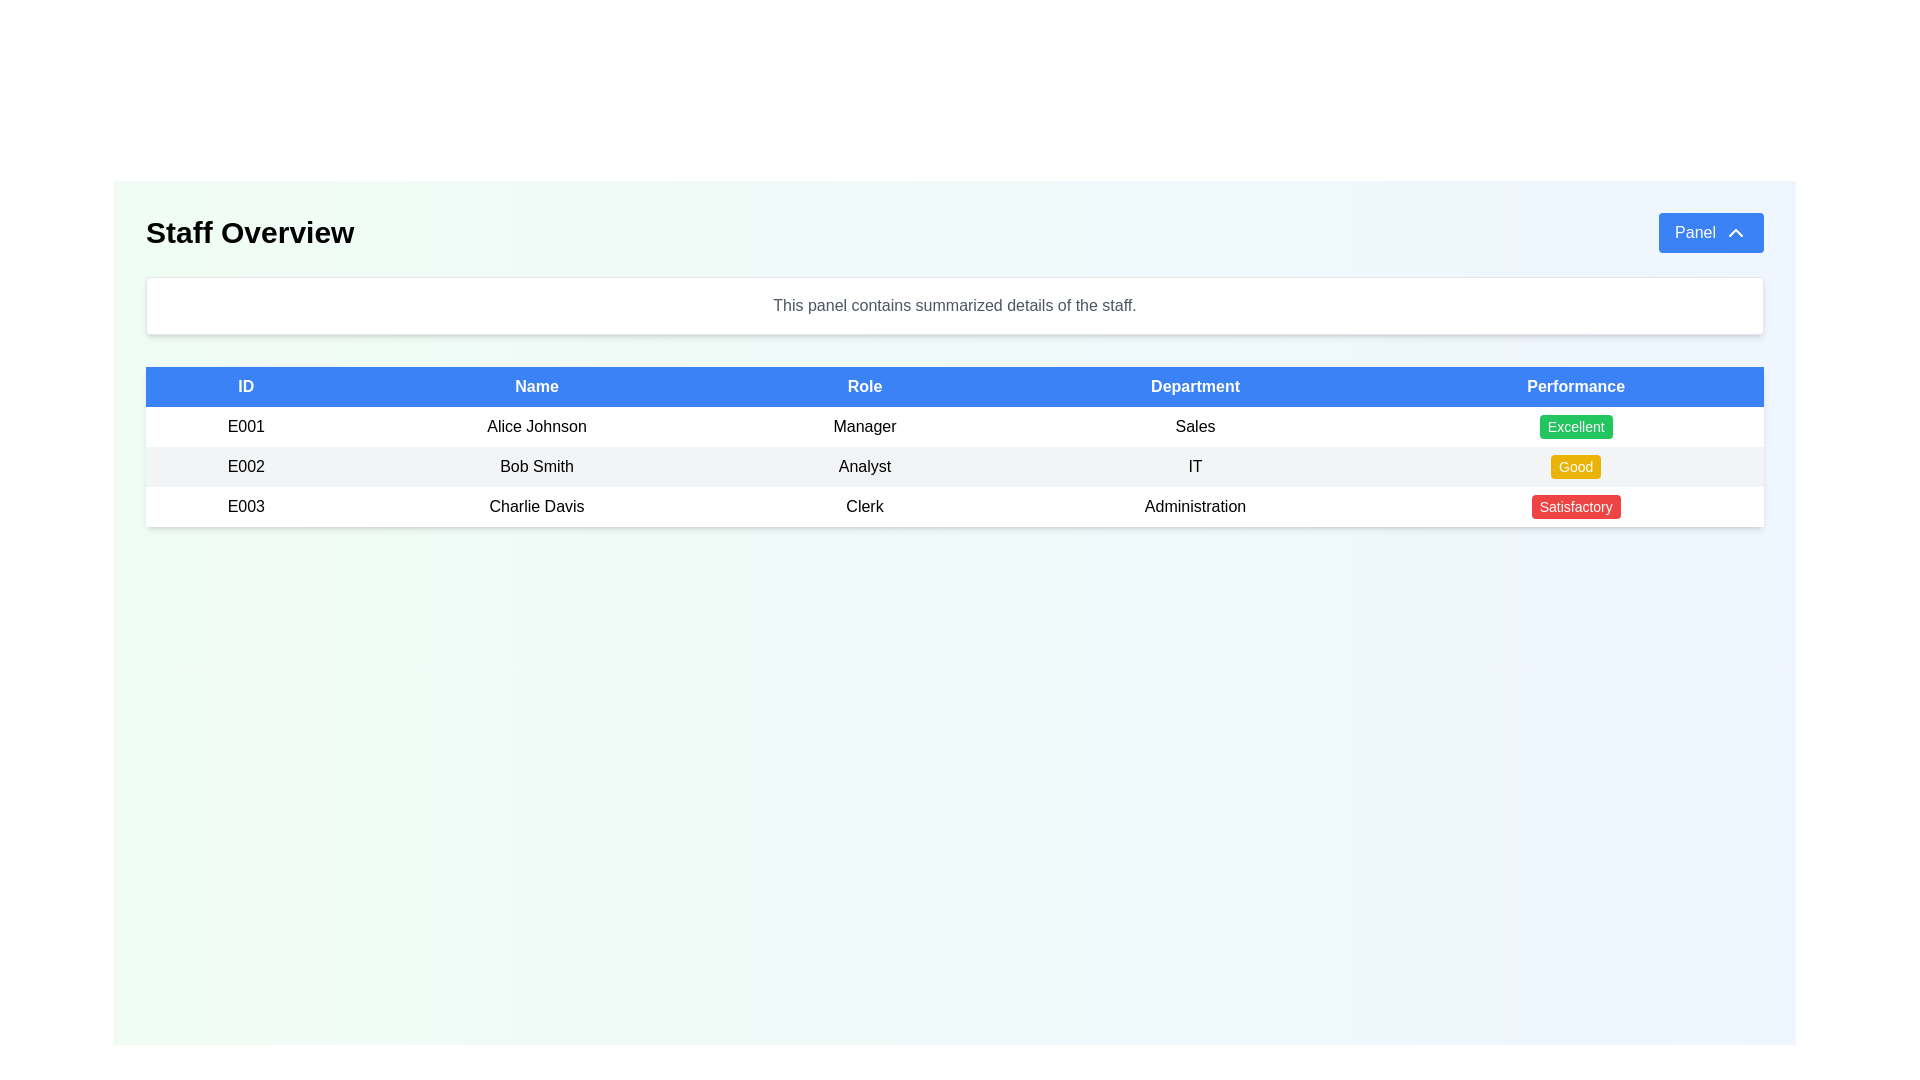 Image resolution: width=1920 pixels, height=1080 pixels. What do you see at coordinates (1574, 386) in the screenshot?
I see `the 'Performance' column header to sort the associated column in the table` at bounding box center [1574, 386].